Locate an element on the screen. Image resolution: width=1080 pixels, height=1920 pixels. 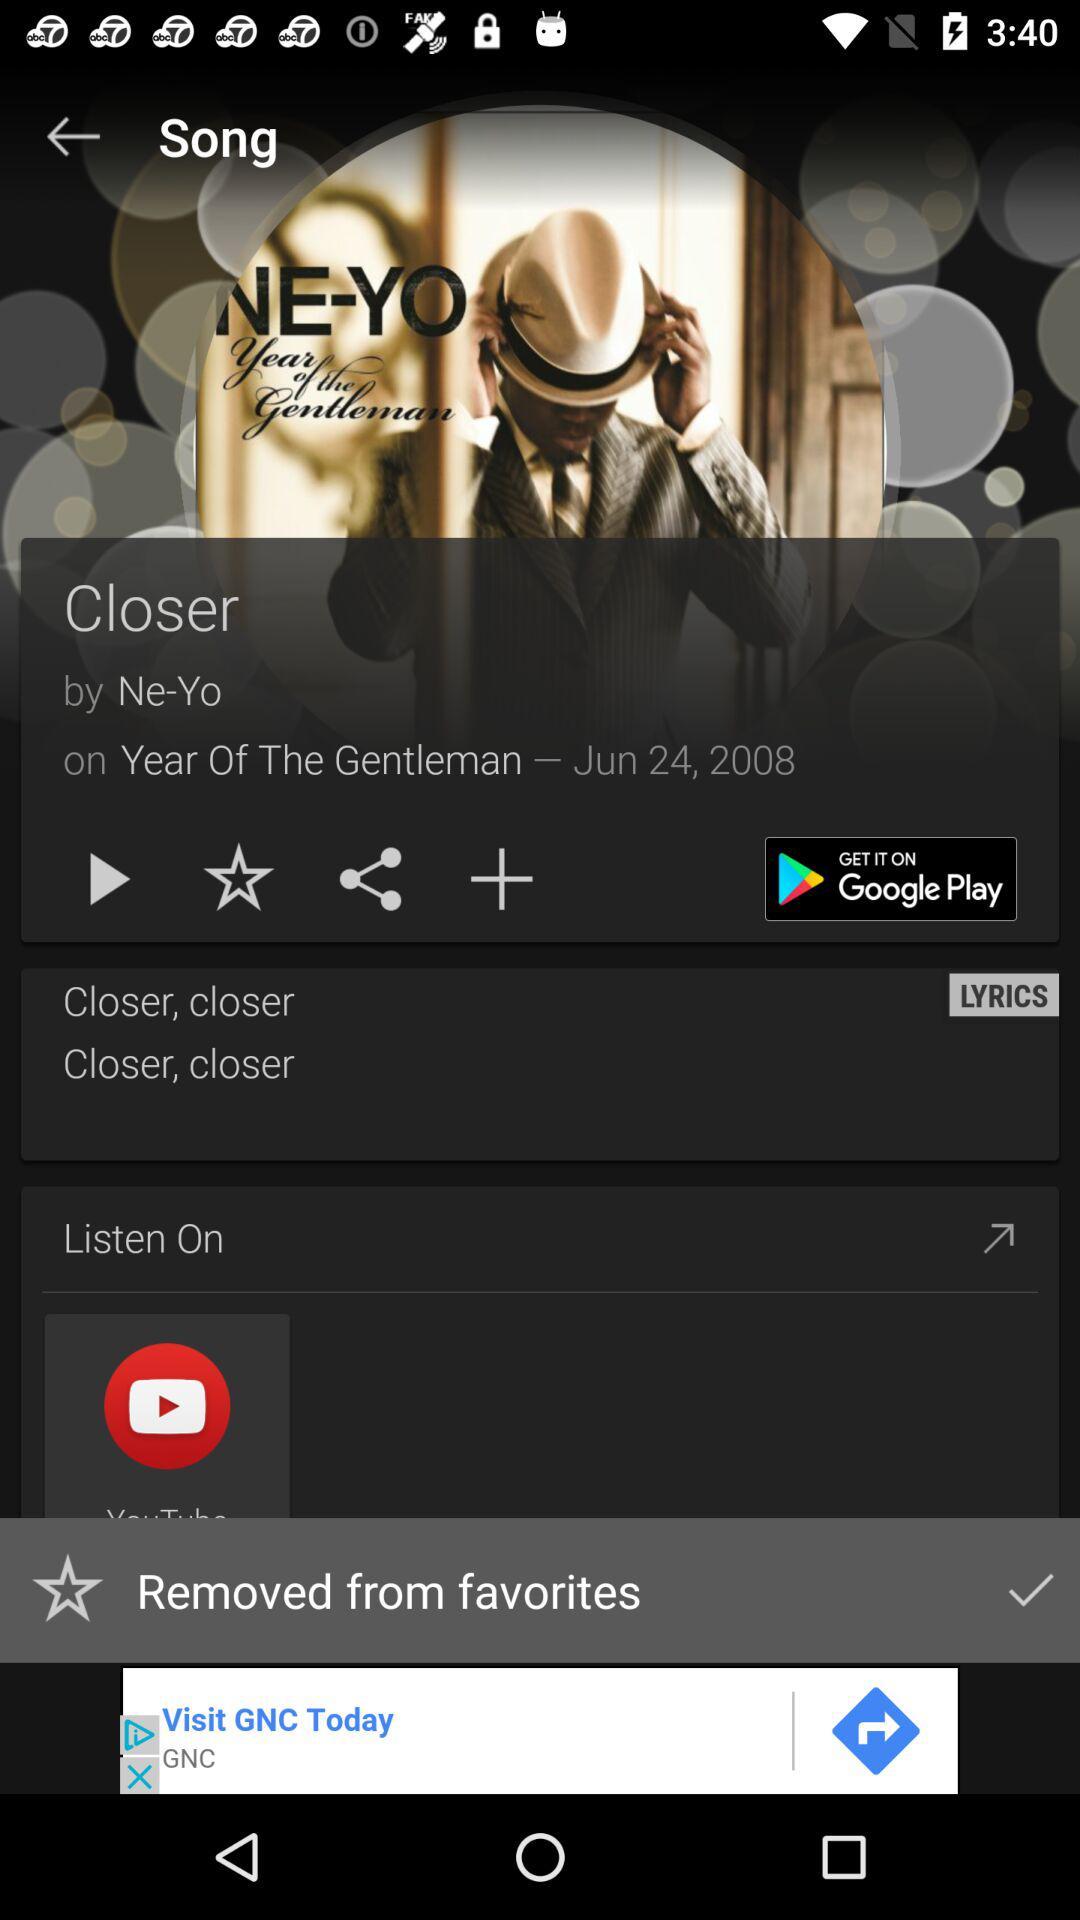
the share icon is located at coordinates (370, 878).